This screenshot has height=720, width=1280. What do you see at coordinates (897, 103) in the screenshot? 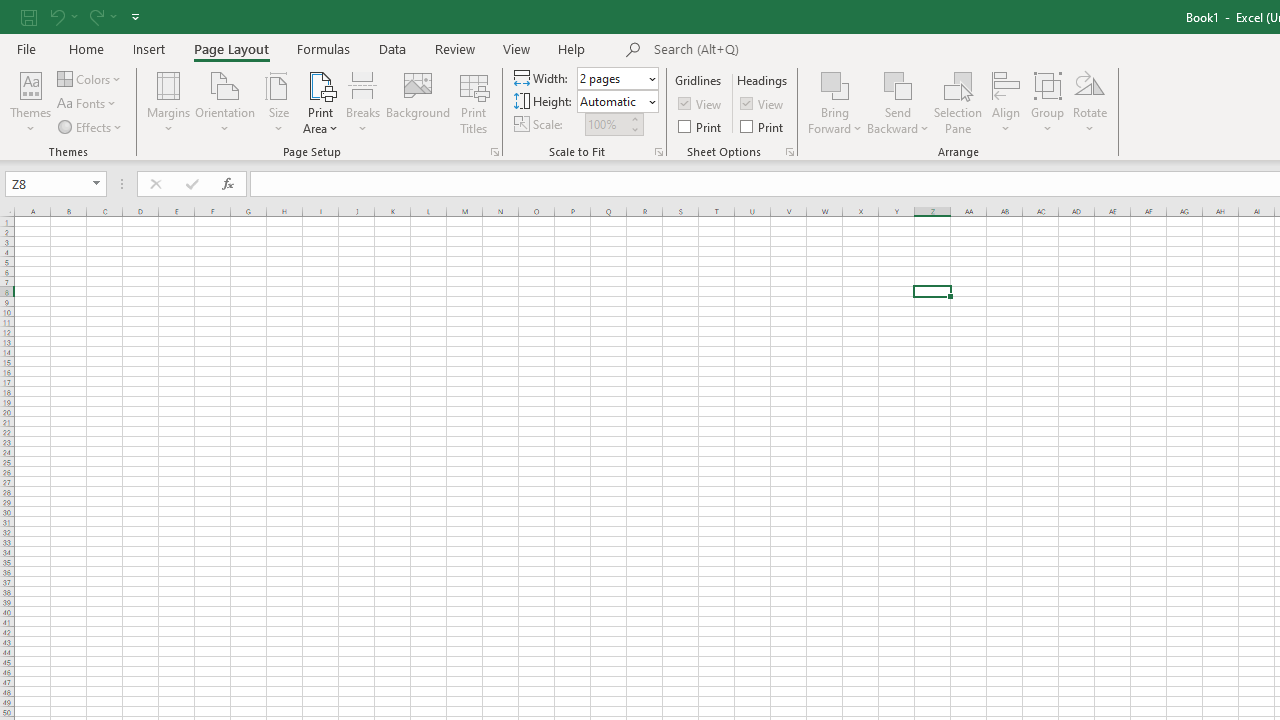
I see `'Send Backward'` at bounding box center [897, 103].